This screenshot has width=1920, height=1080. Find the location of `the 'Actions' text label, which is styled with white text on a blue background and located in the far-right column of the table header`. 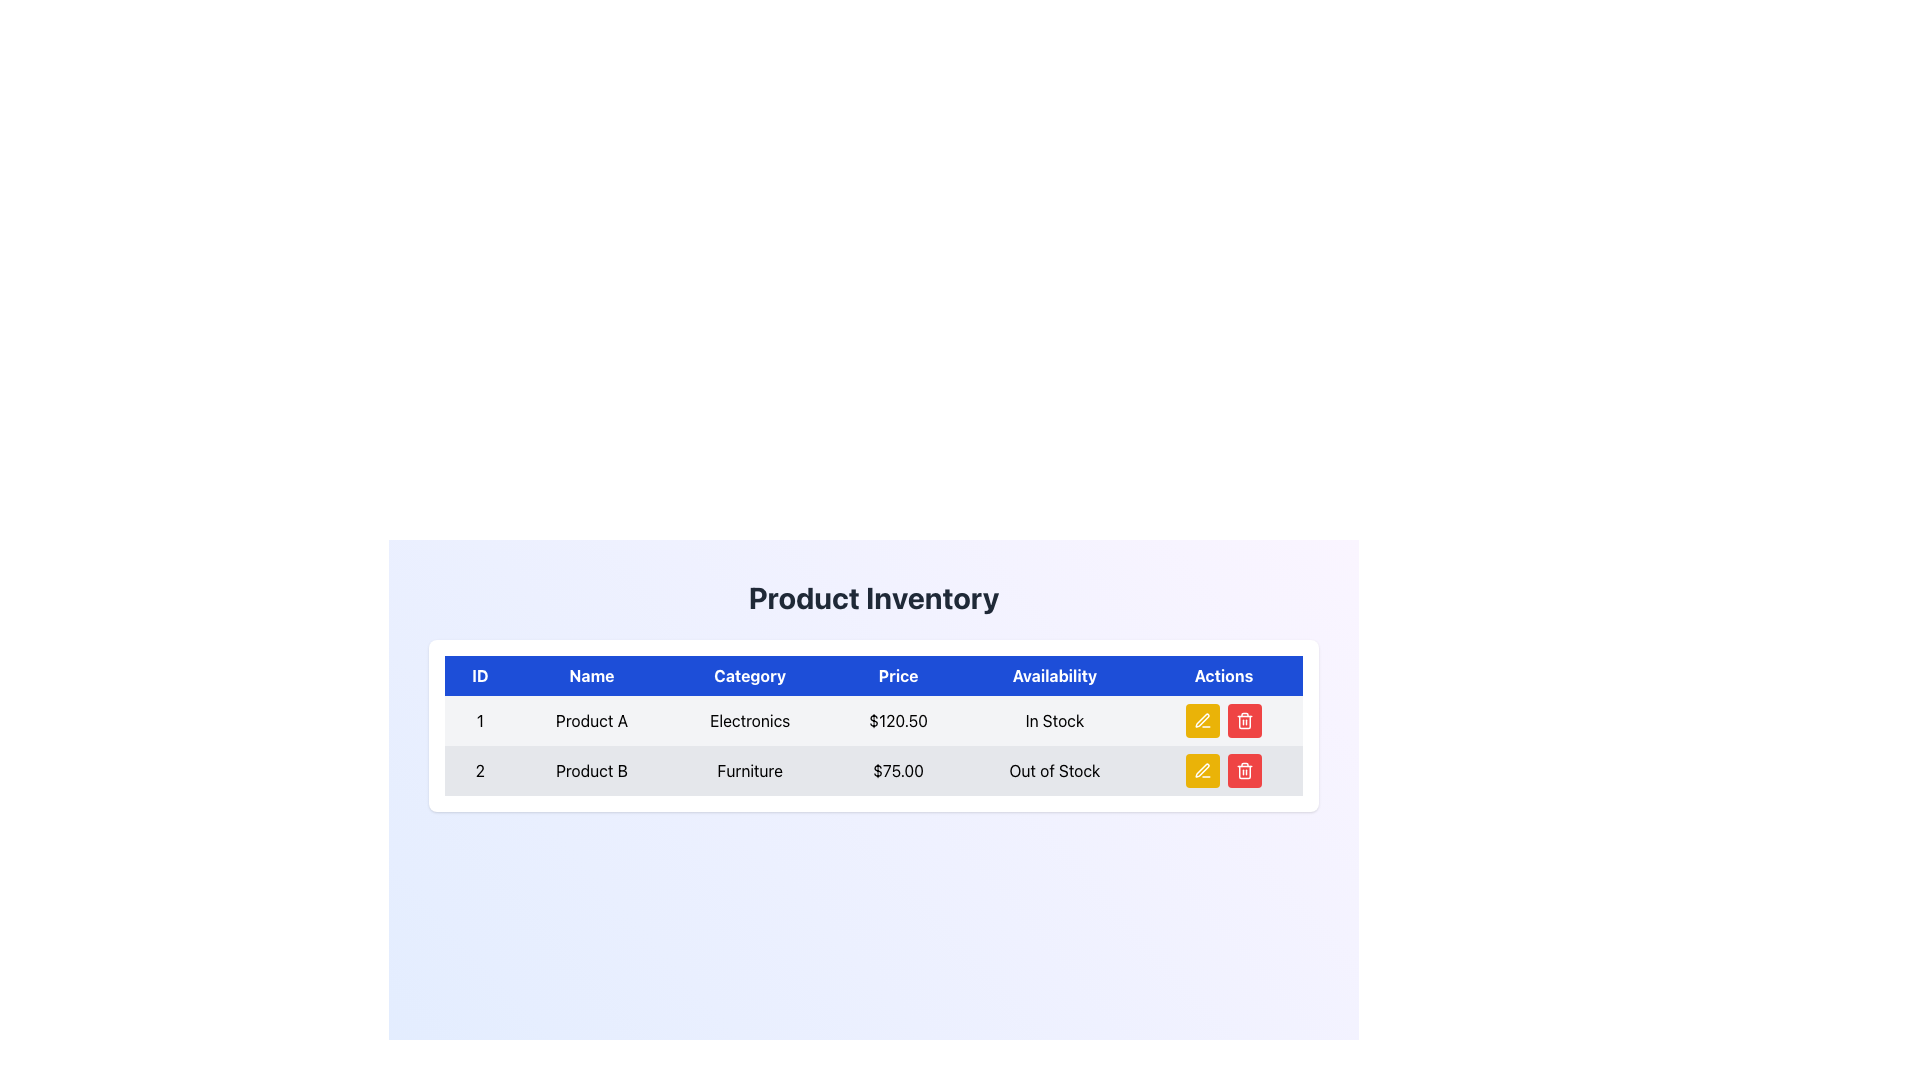

the 'Actions' text label, which is styled with white text on a blue background and located in the far-right column of the table header is located at coordinates (1223, 675).